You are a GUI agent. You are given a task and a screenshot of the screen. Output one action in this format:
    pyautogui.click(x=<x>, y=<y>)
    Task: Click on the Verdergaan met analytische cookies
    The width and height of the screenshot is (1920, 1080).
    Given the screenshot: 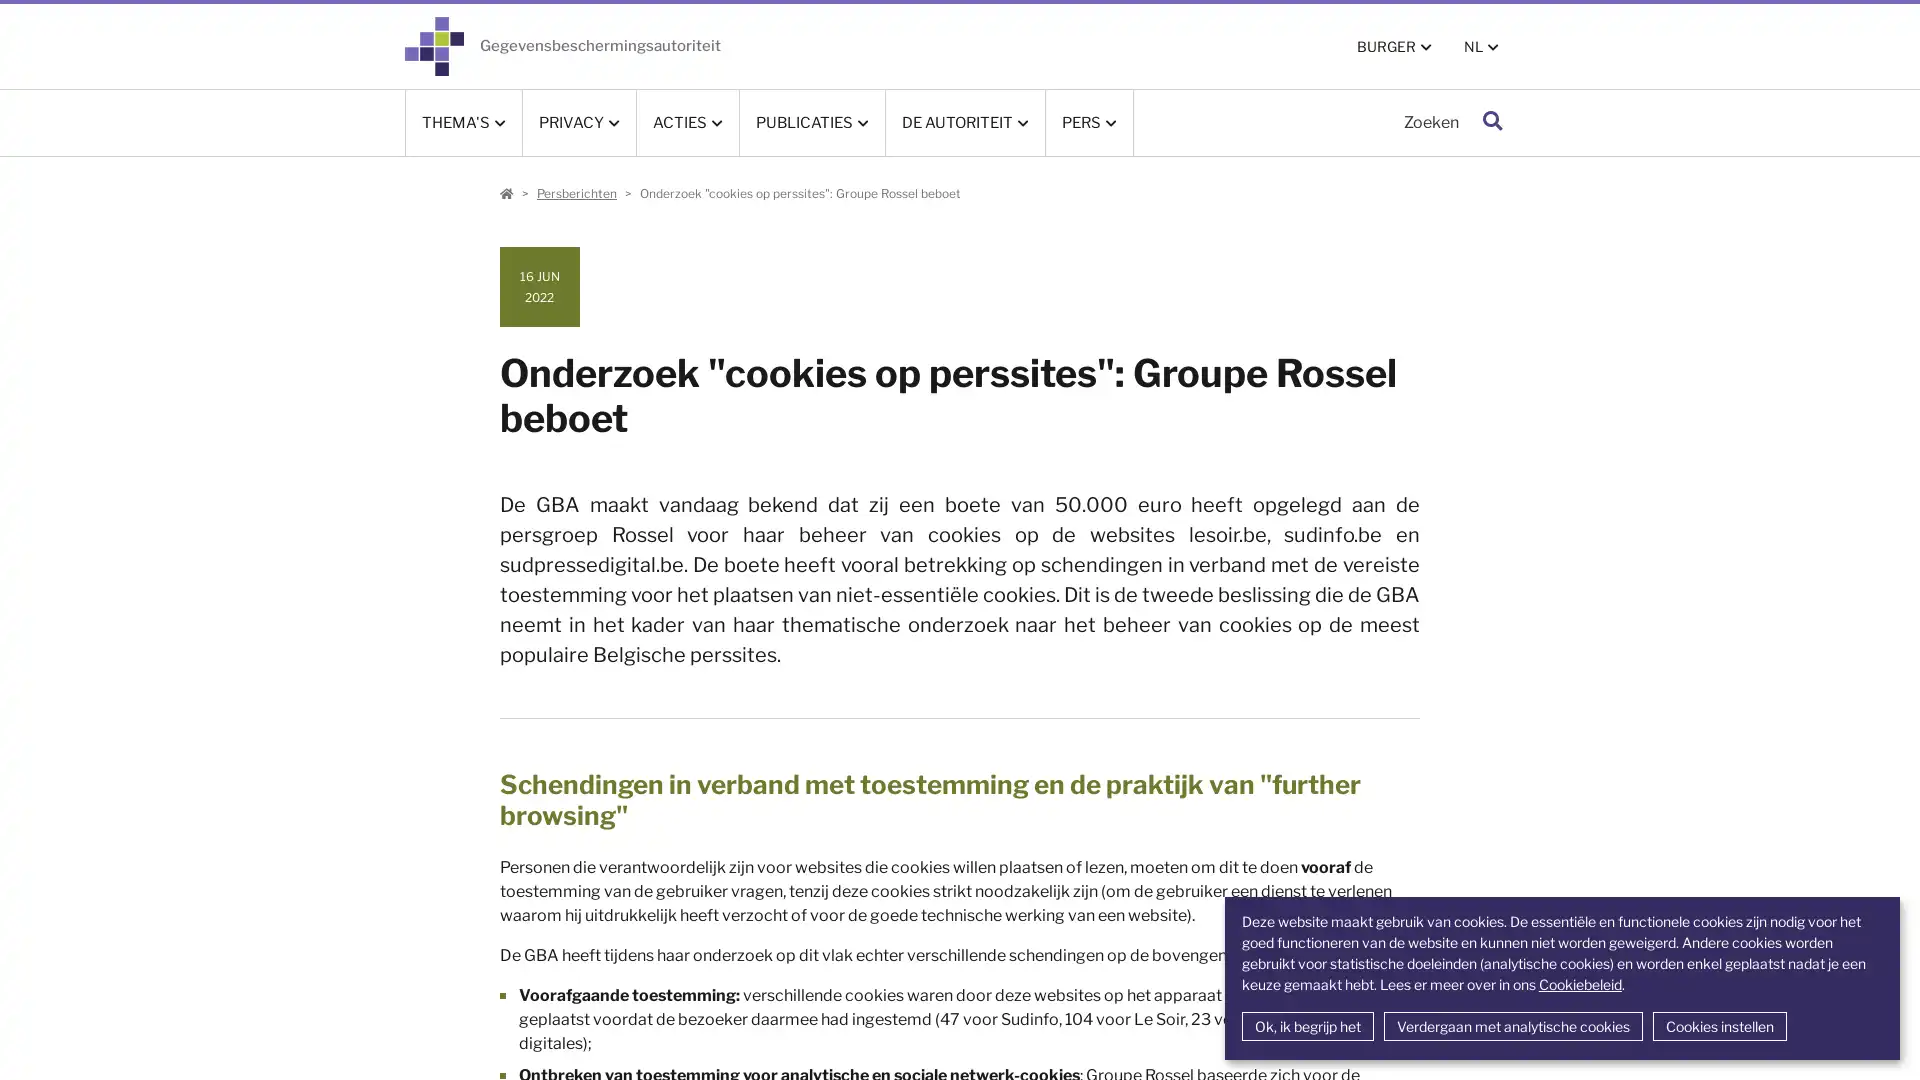 What is the action you would take?
    pyautogui.click(x=1512, y=1026)
    